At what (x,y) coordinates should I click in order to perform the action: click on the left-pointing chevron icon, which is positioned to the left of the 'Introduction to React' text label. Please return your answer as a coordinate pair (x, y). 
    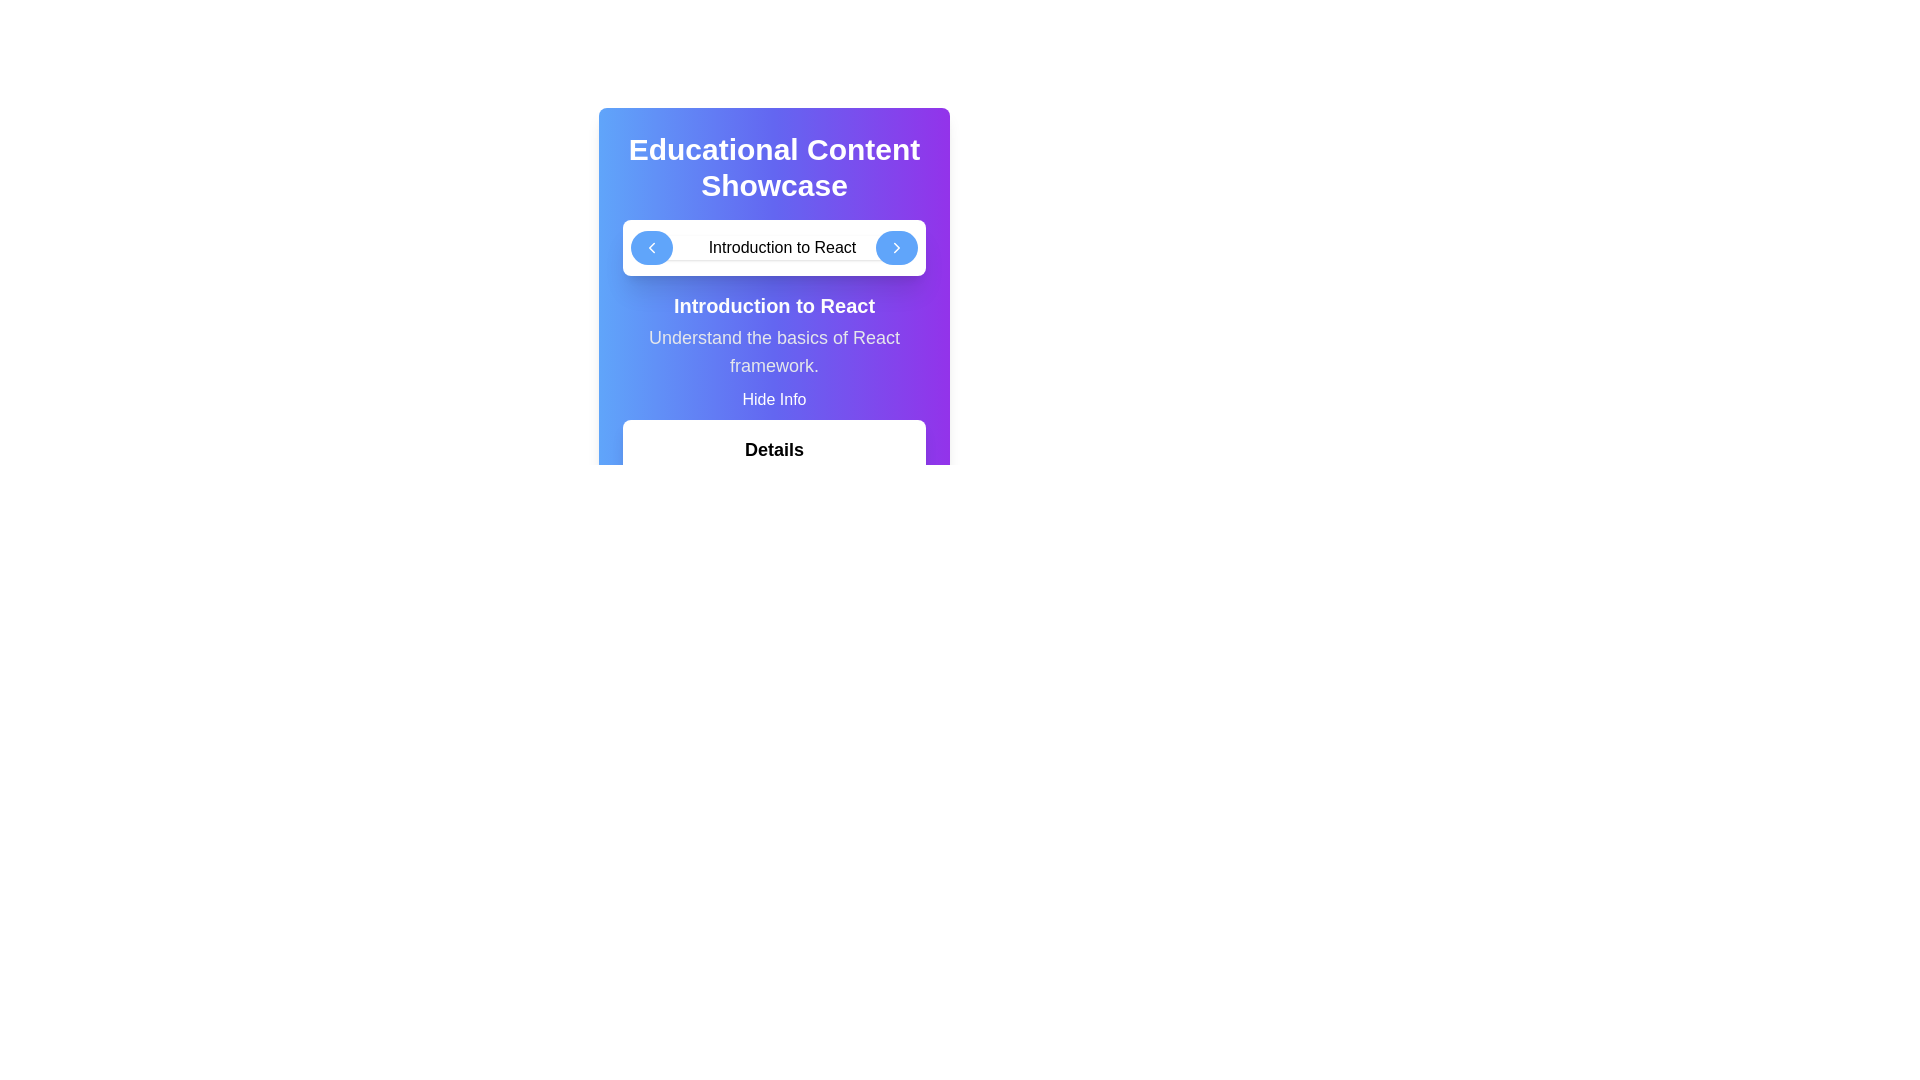
    Looking at the image, I should click on (651, 246).